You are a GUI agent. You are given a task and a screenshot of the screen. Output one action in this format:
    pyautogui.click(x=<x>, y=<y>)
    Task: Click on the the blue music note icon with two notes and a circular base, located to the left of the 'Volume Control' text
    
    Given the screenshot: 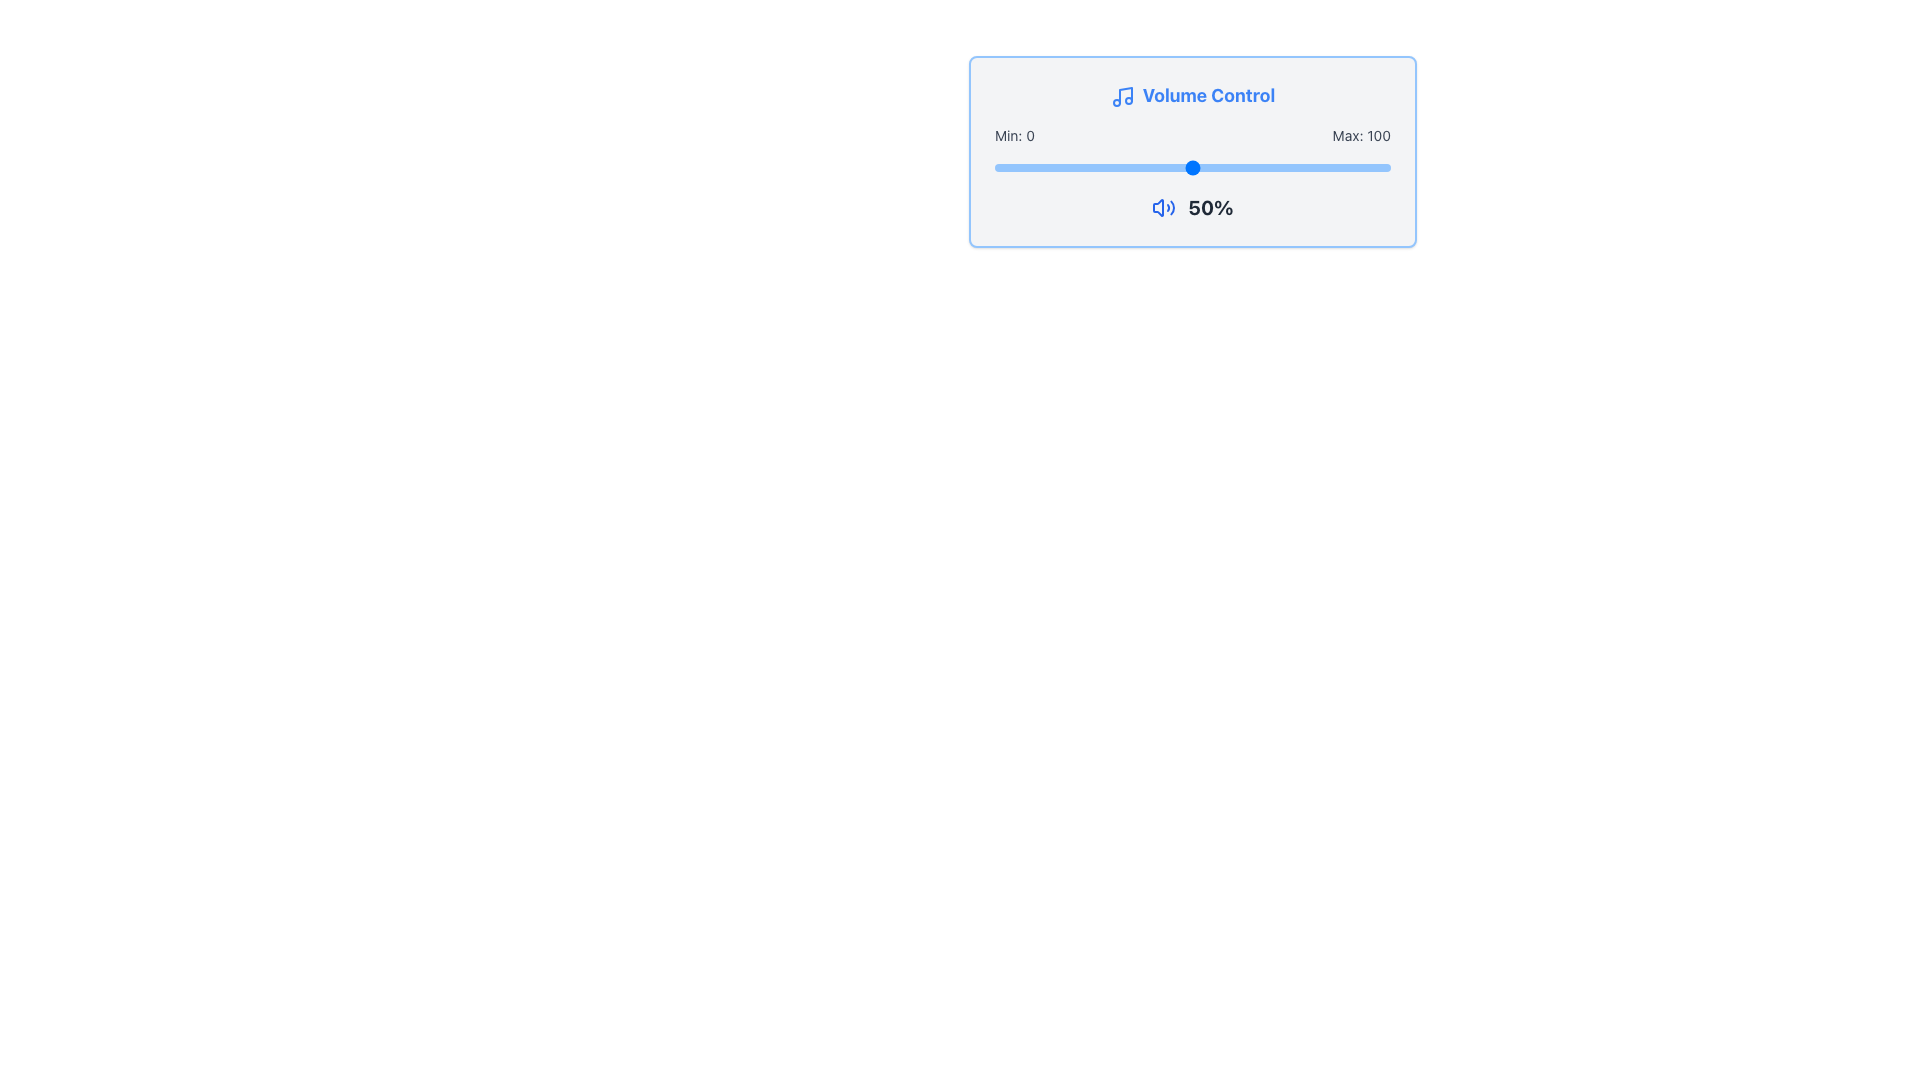 What is the action you would take?
    pyautogui.click(x=1122, y=97)
    